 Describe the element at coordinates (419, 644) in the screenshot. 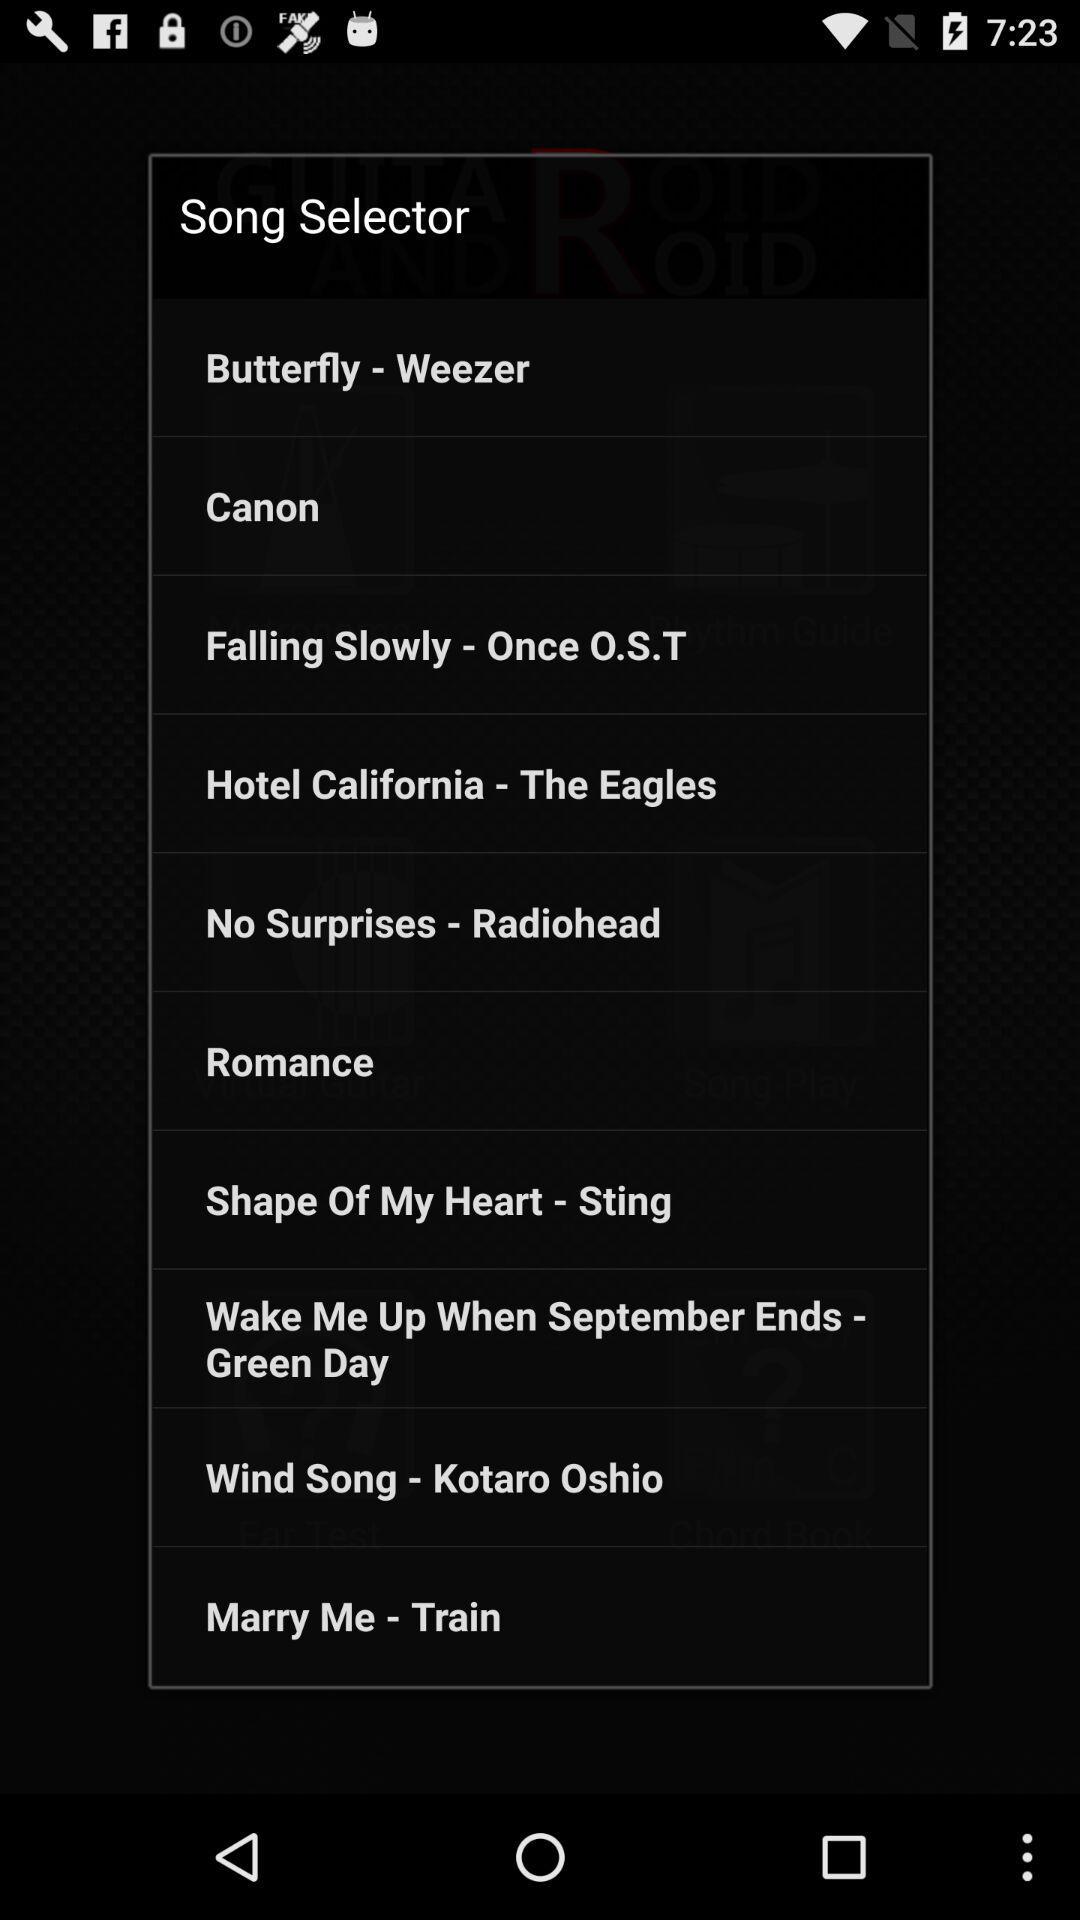

I see `app above hotel california the icon` at that location.